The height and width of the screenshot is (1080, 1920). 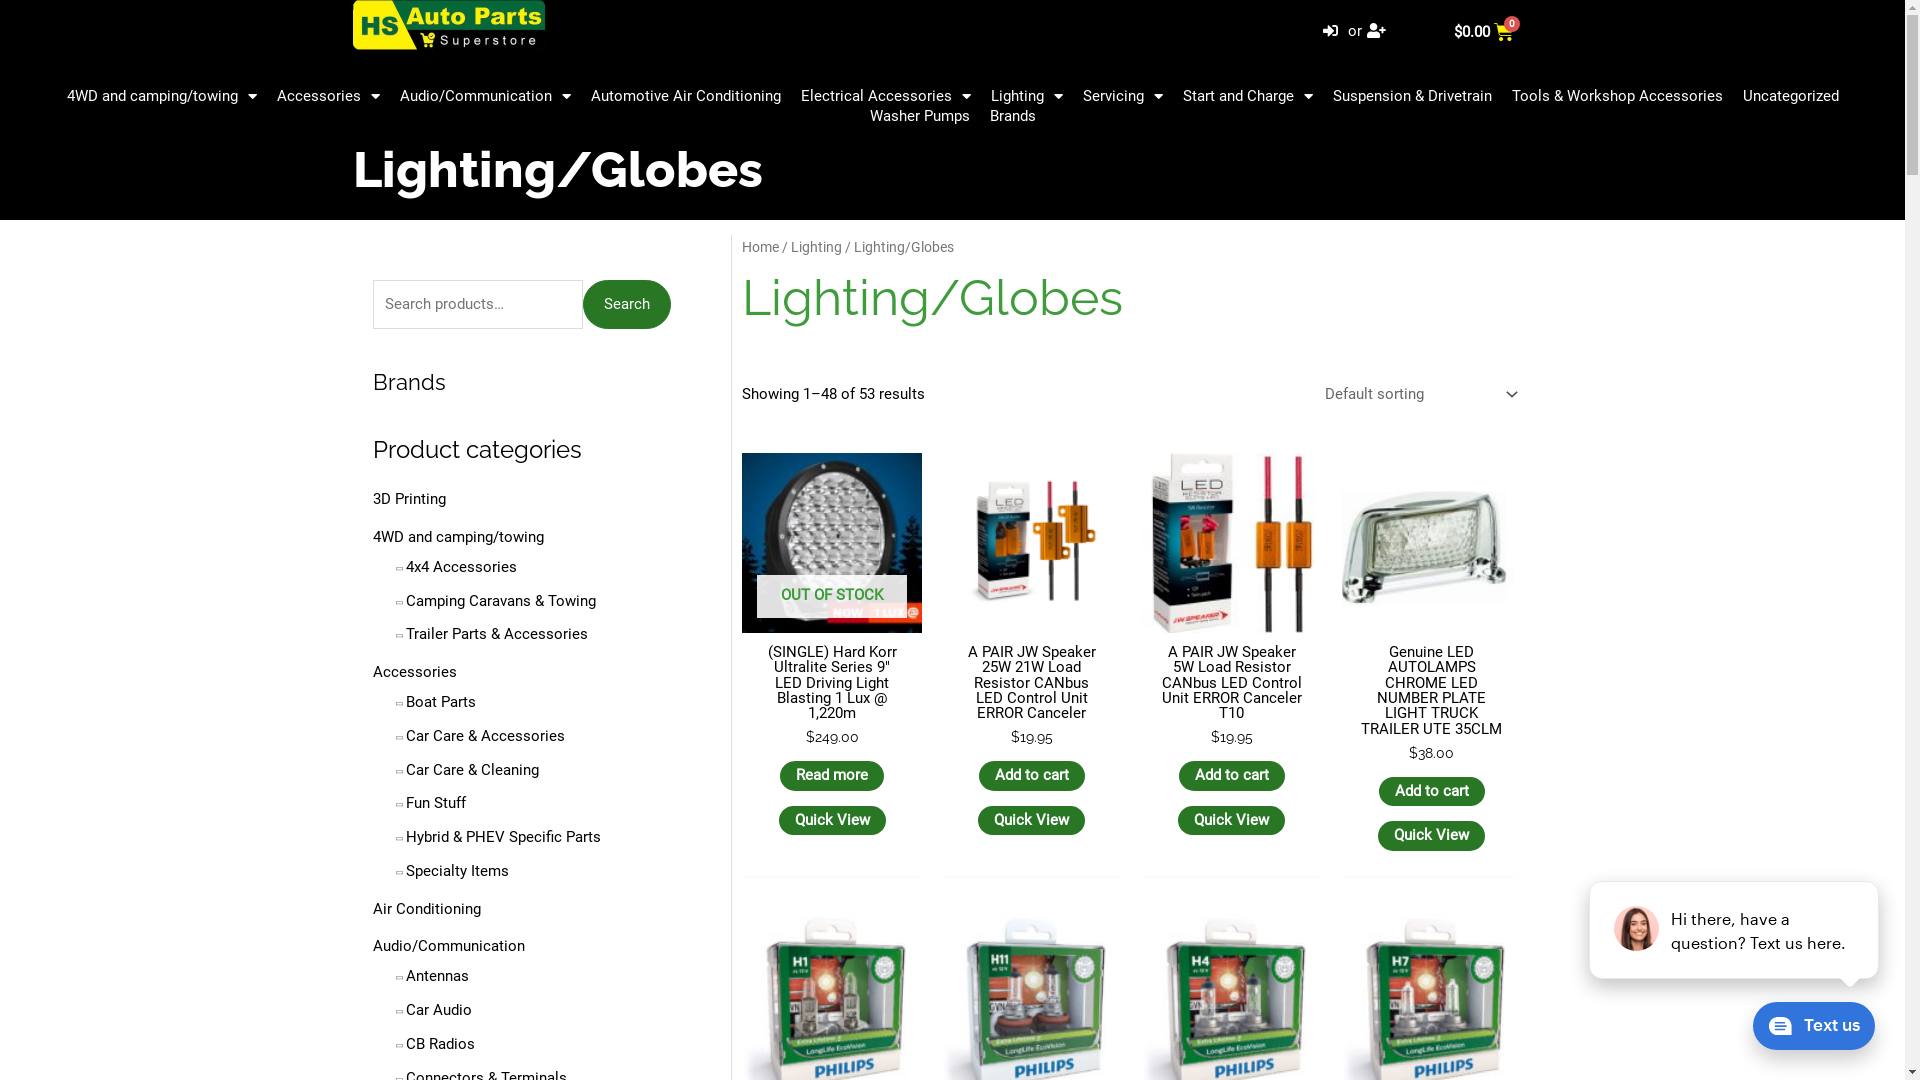 I want to click on 'Washer Pumps', so click(x=859, y=115).